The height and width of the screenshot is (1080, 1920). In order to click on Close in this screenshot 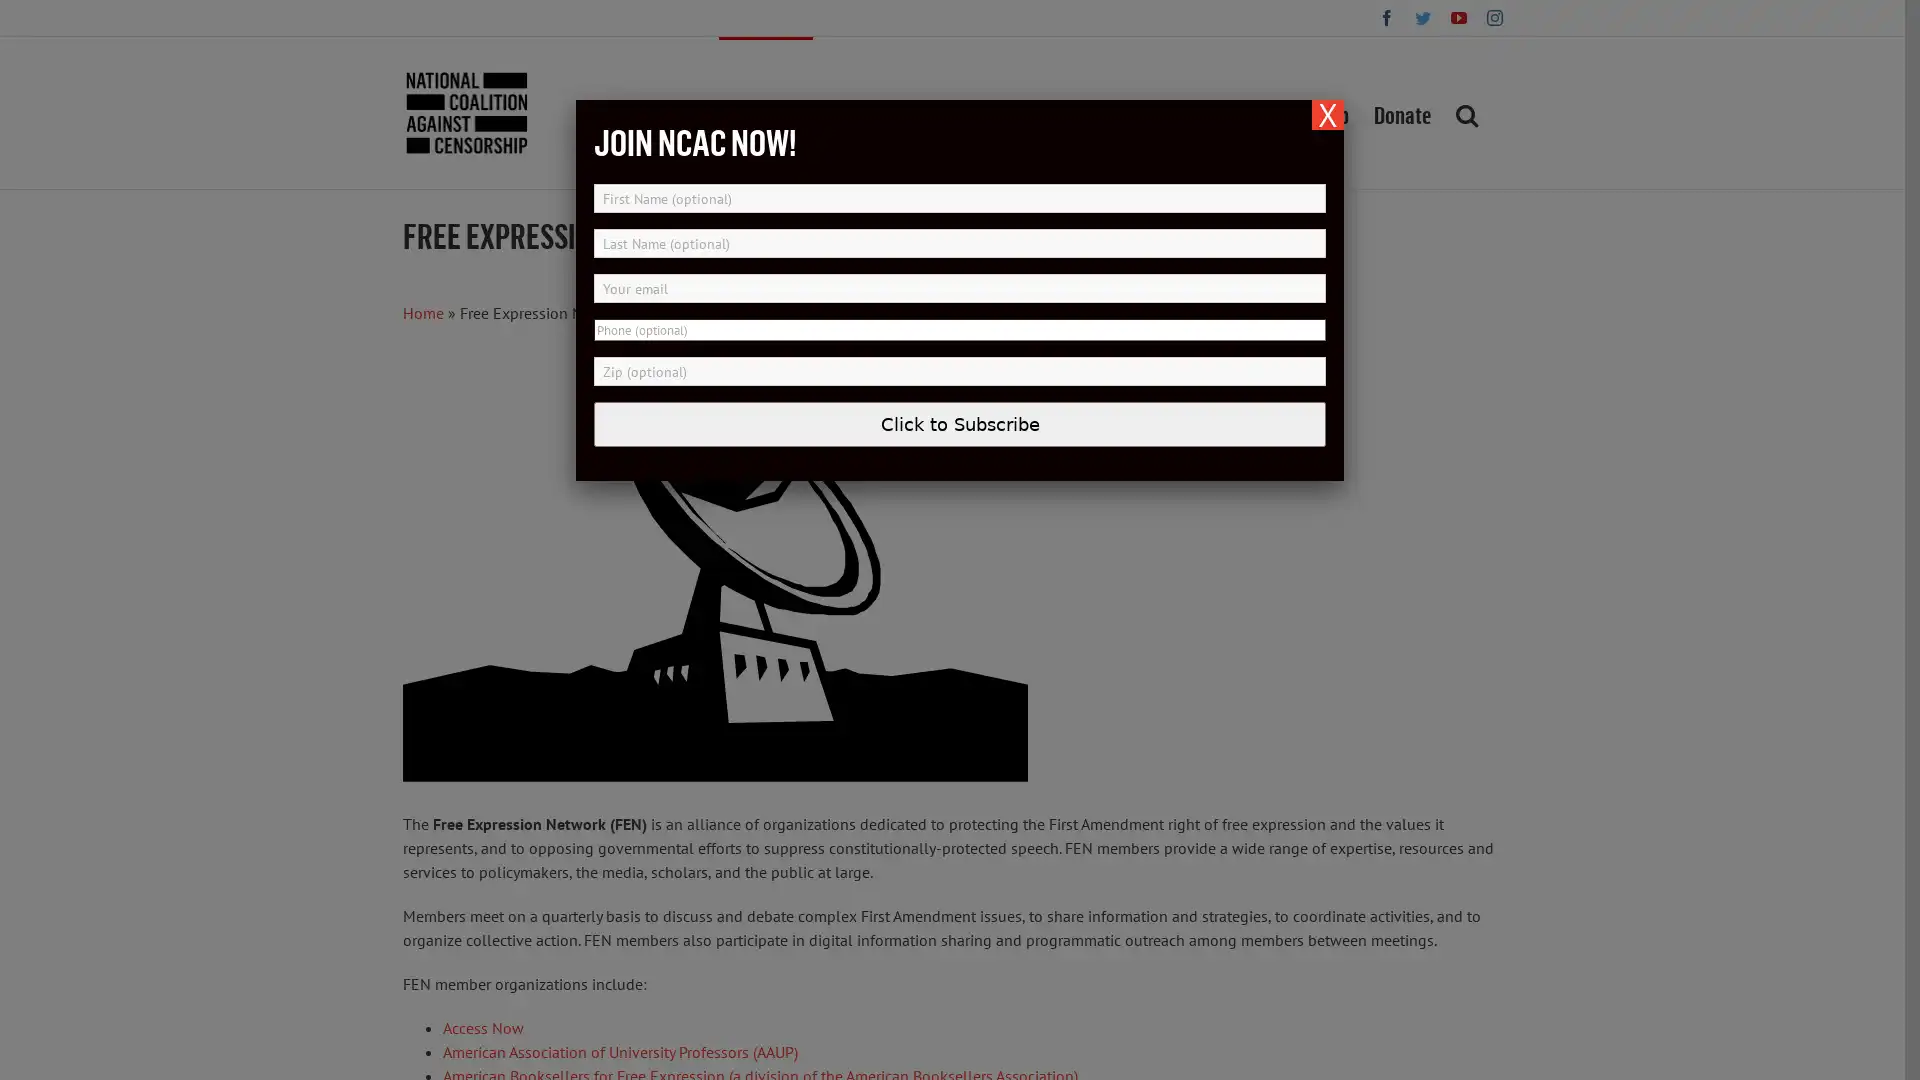, I will do `click(1328, 115)`.